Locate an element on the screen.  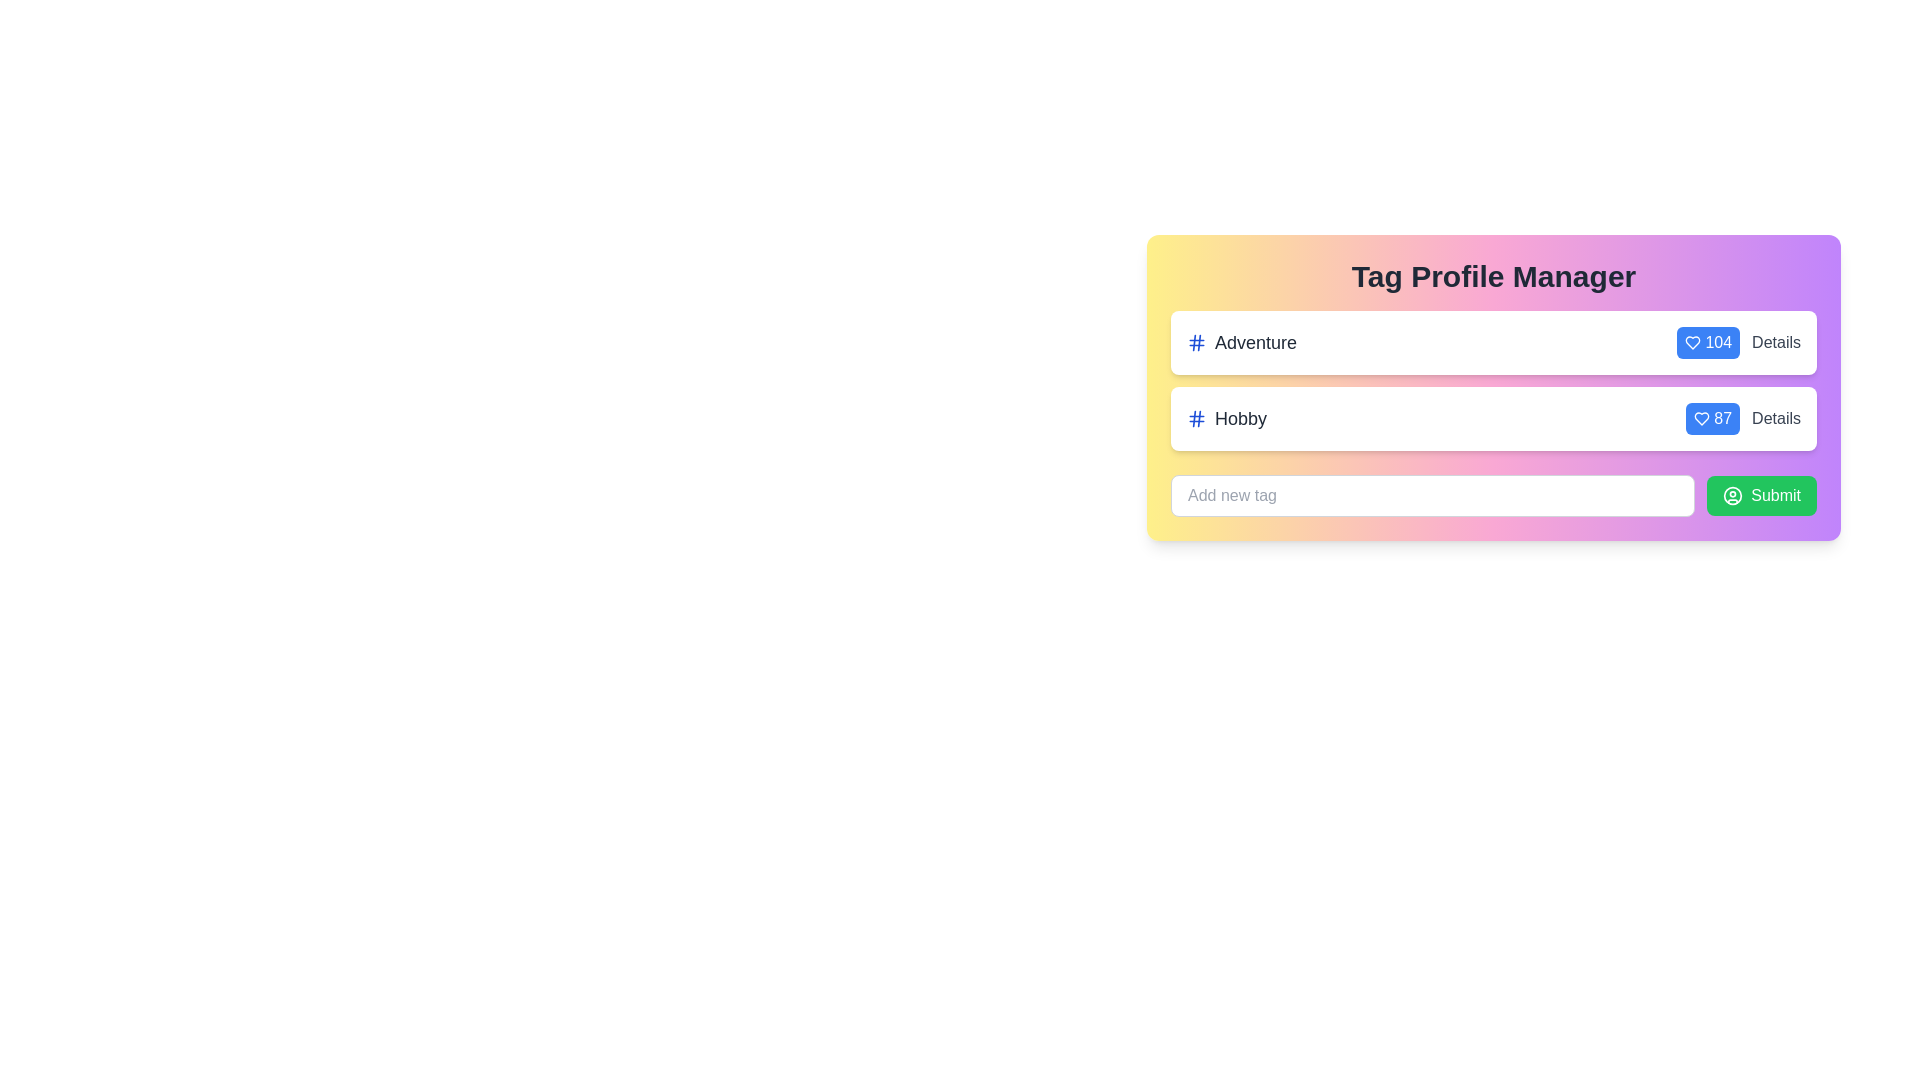
the 'Adventure' tag element, which is the first item in the 'Tag Profile Manager' section is located at coordinates (1241, 342).